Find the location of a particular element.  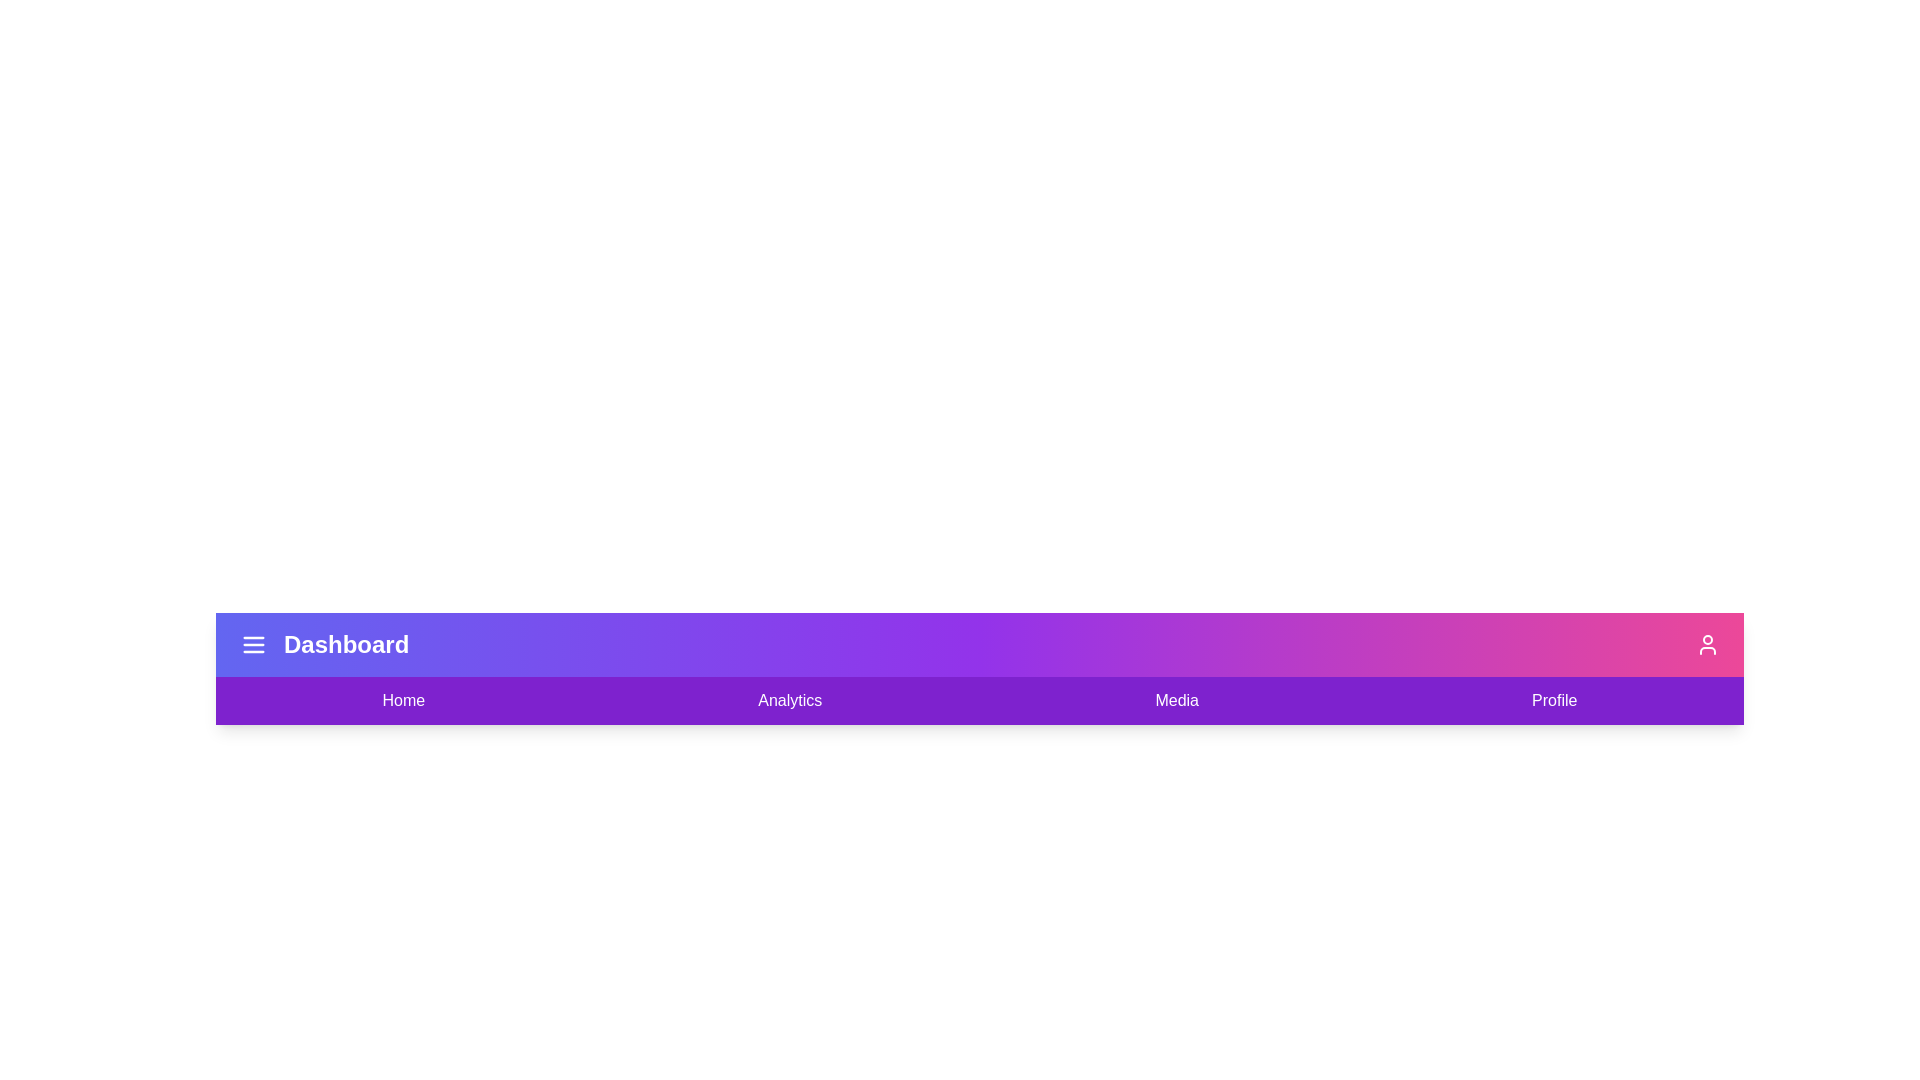

the navigation link labeled Home is located at coordinates (402, 700).